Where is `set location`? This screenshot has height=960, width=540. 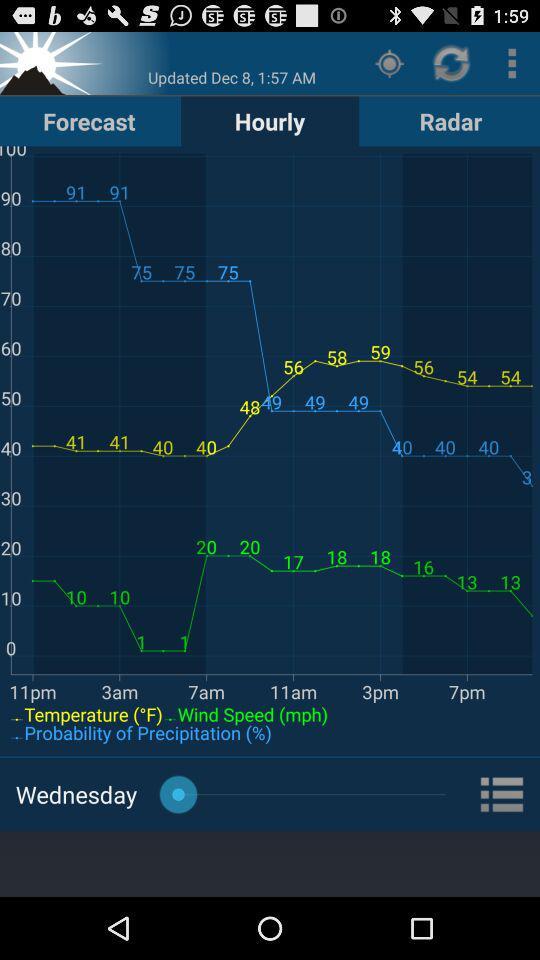 set location is located at coordinates (53, 62).